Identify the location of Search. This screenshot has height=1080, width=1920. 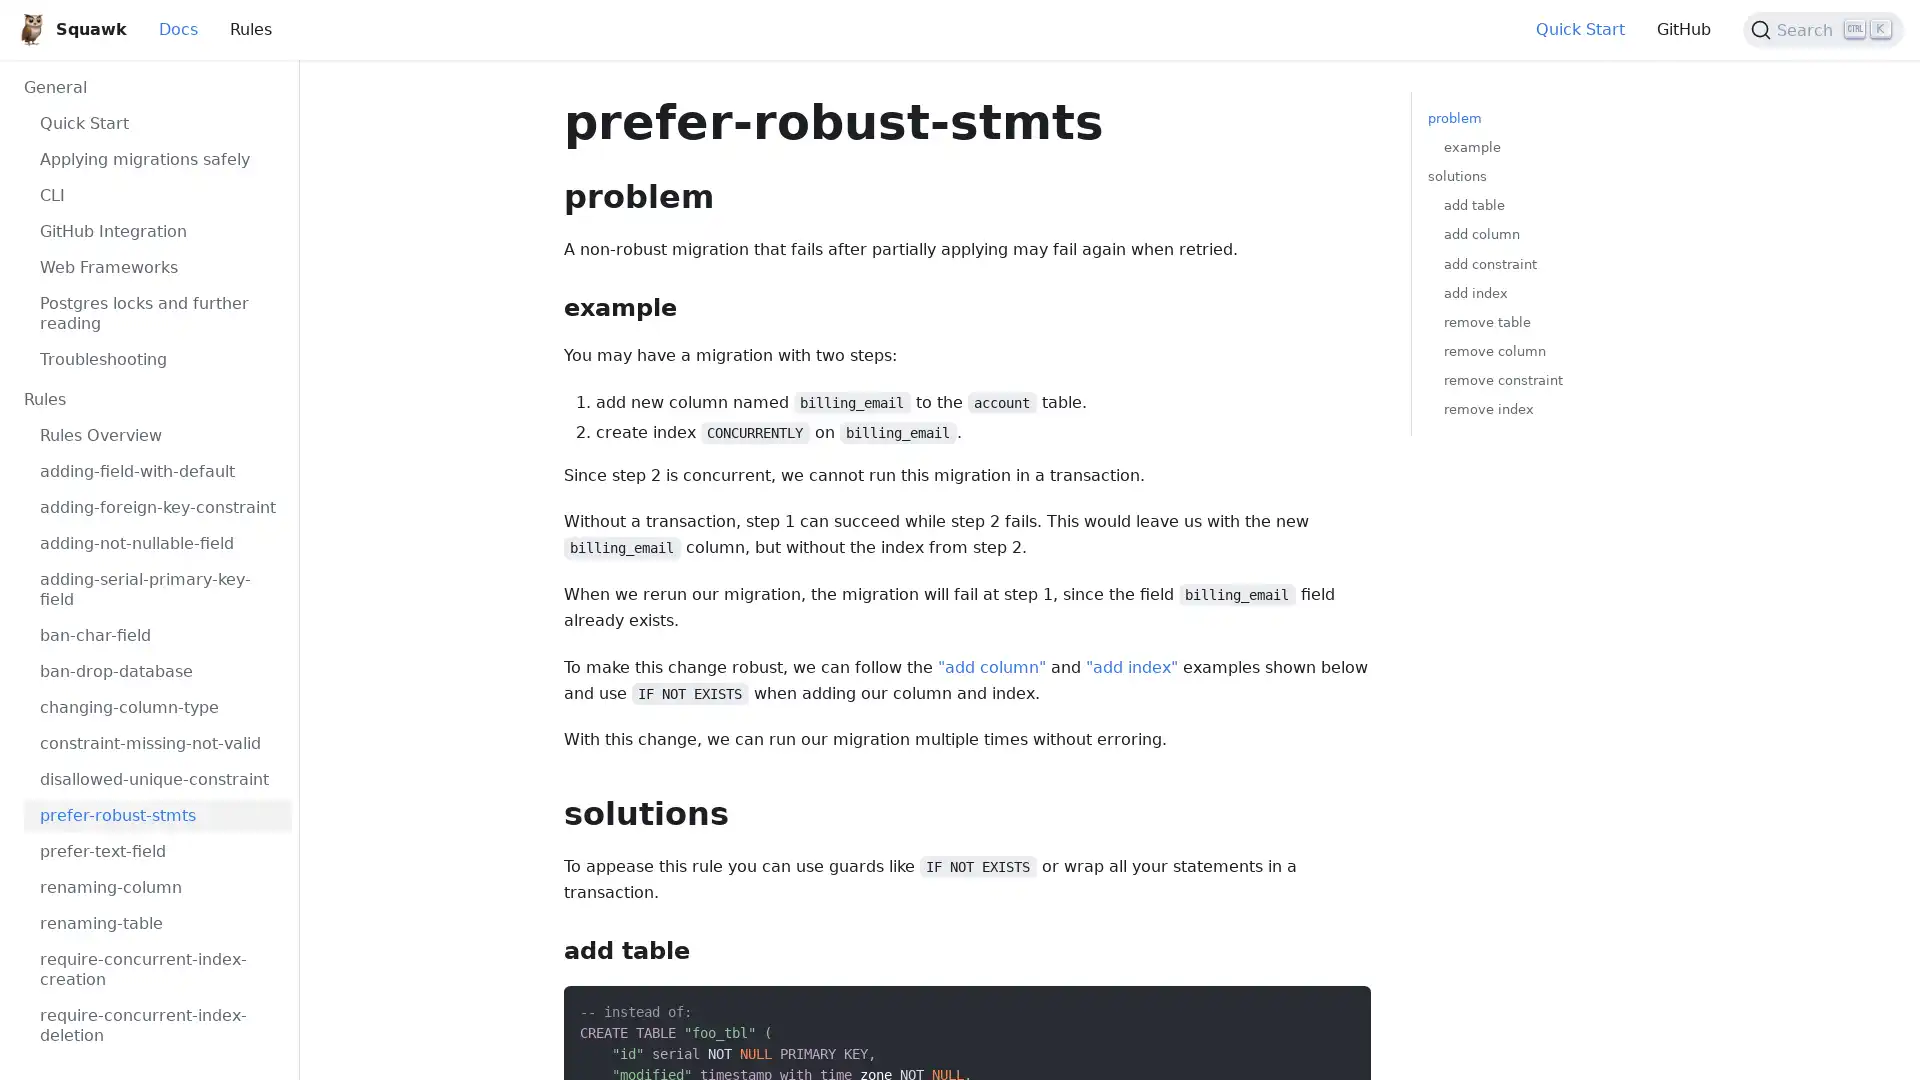
(1823, 30).